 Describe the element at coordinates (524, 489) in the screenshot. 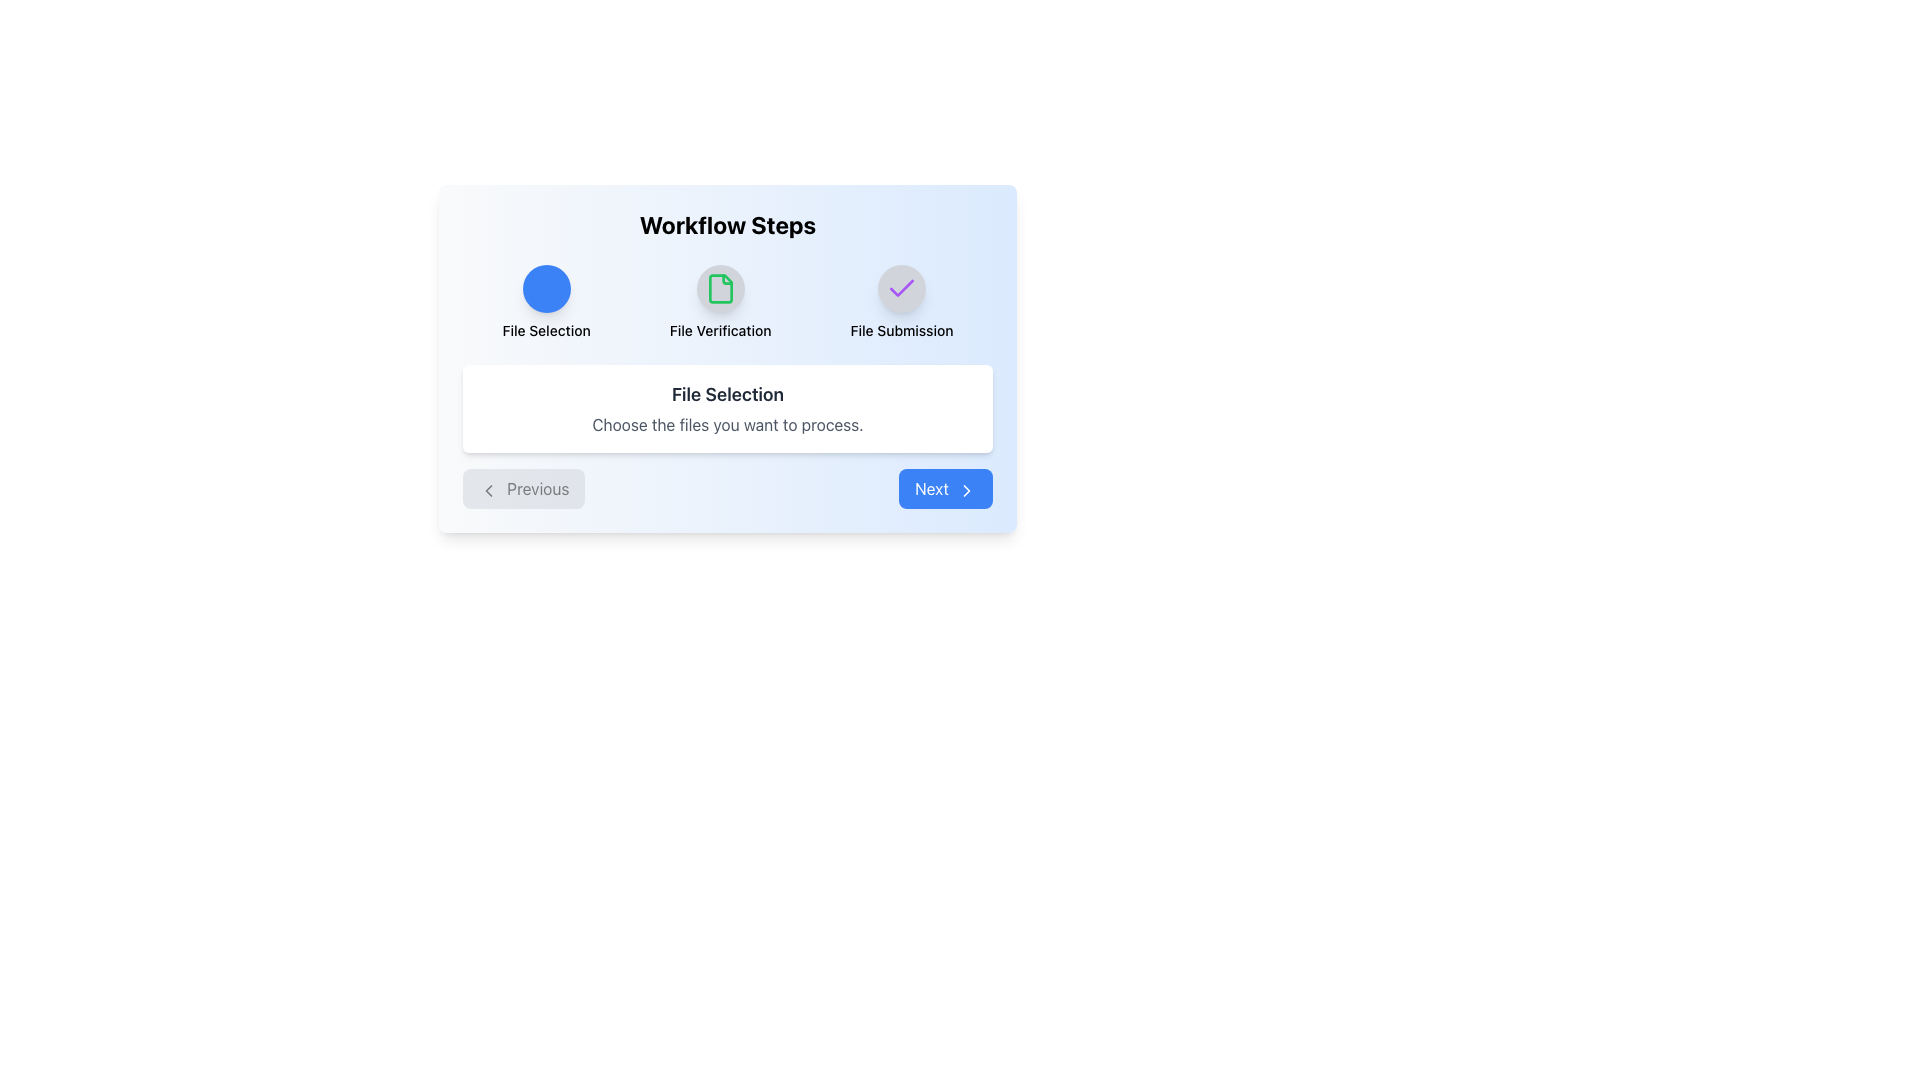

I see `the leftmost button in the bottom-left corner of the card-like interface` at that location.